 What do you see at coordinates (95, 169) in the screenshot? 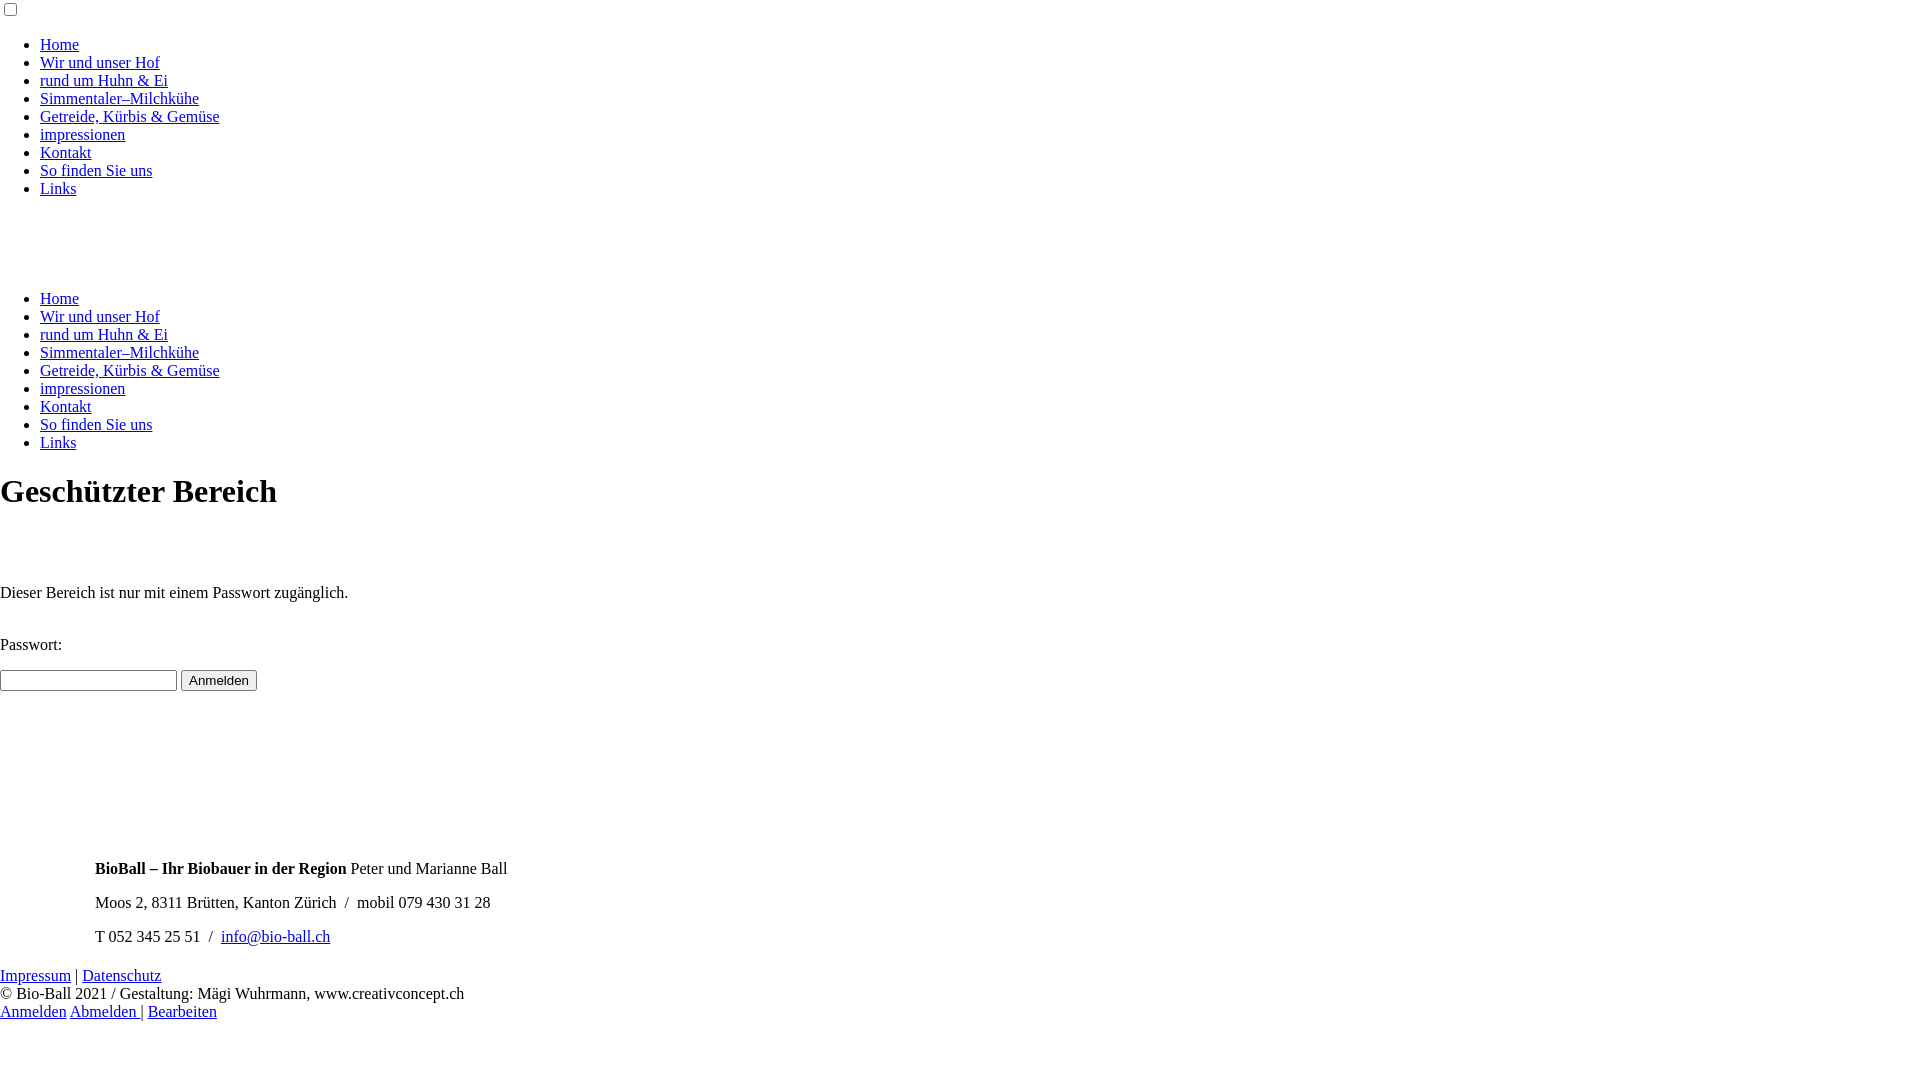
I see `'So finden Sie uns'` at bounding box center [95, 169].